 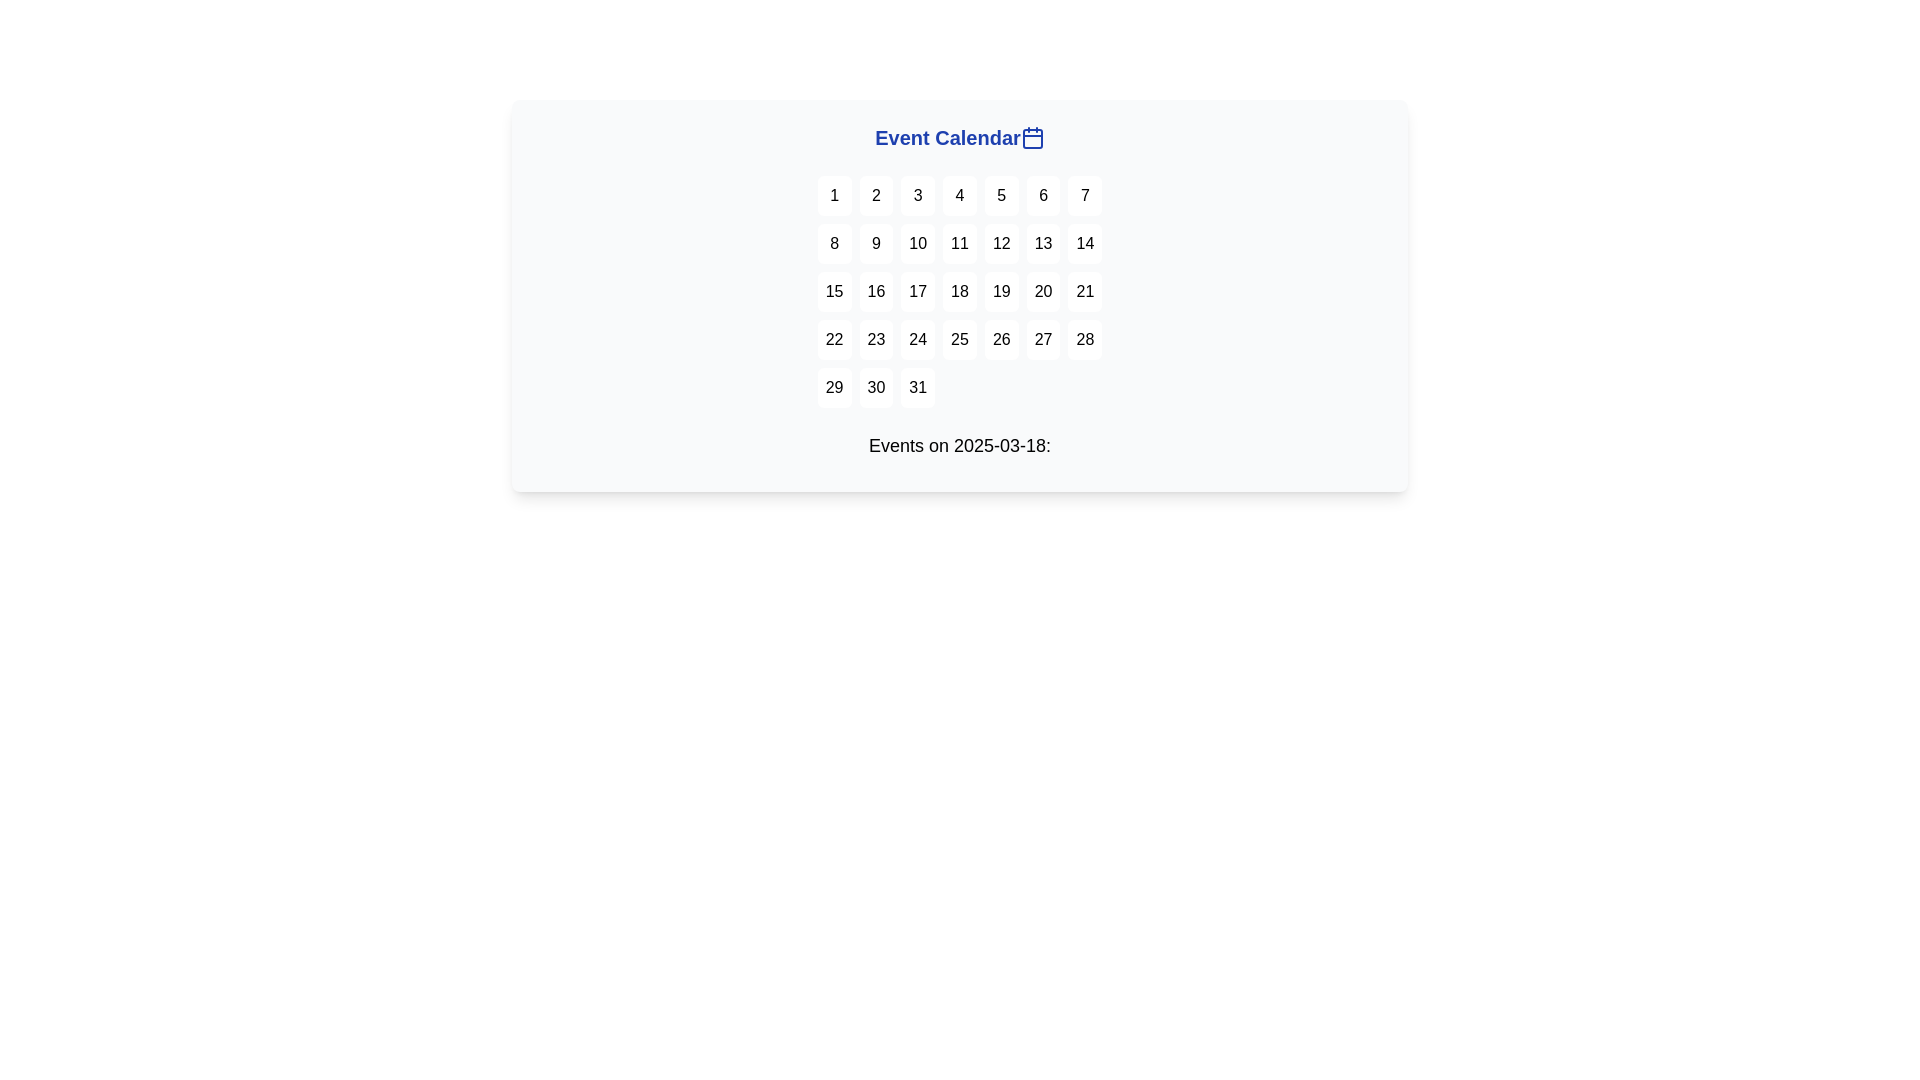 What do you see at coordinates (876, 242) in the screenshot?
I see `the square-shaped button with rounded corners displaying the number '9'` at bounding box center [876, 242].